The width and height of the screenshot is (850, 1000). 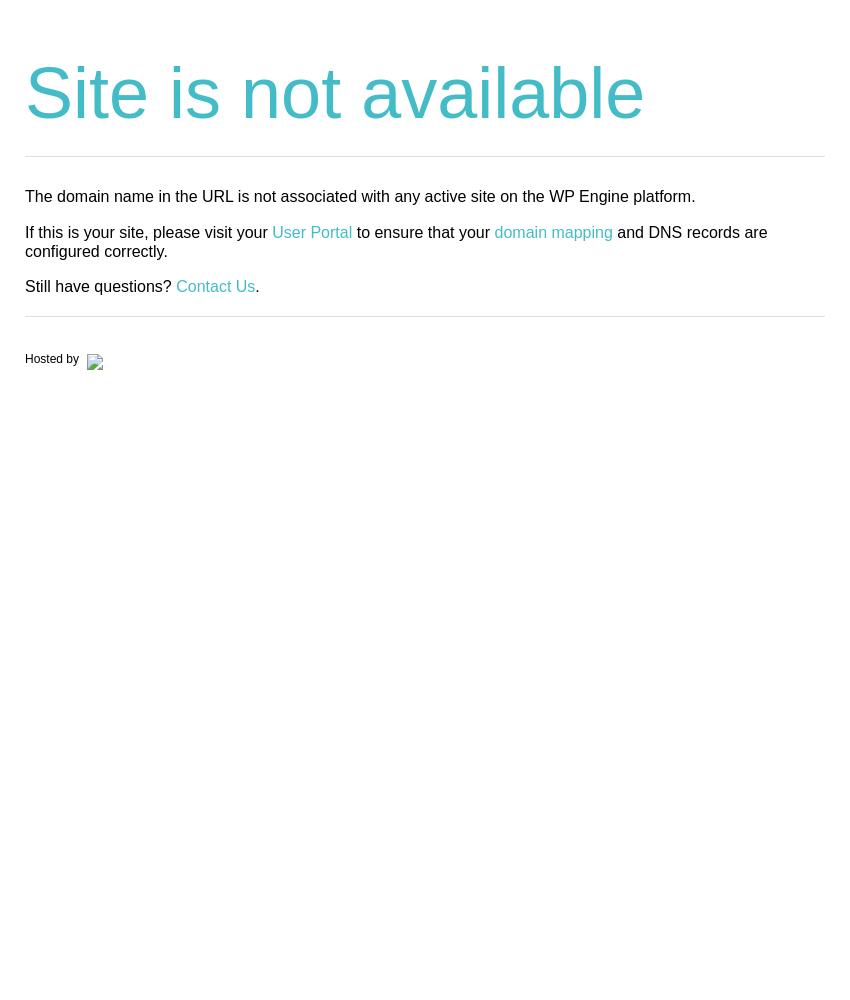 I want to click on 'Hosted by', so click(x=53, y=358).